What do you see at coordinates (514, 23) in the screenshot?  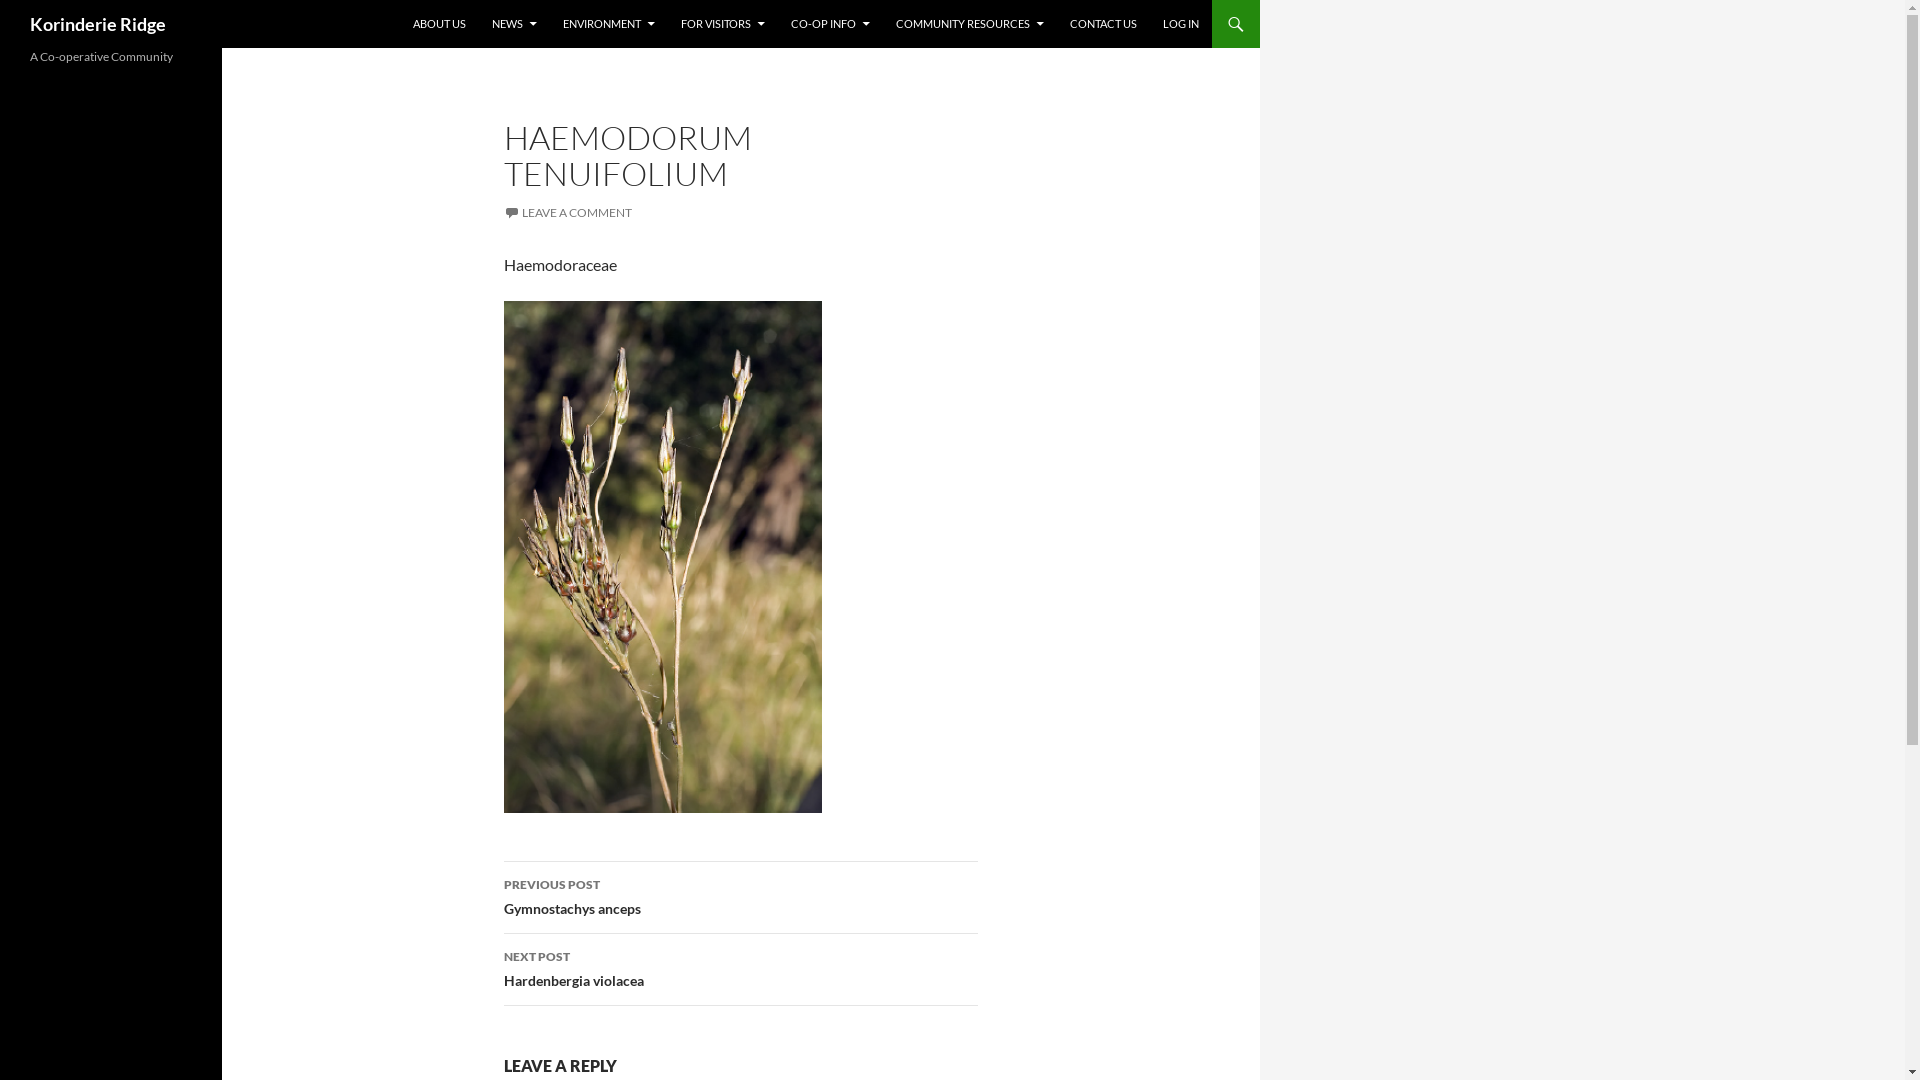 I see `'NEWS'` at bounding box center [514, 23].